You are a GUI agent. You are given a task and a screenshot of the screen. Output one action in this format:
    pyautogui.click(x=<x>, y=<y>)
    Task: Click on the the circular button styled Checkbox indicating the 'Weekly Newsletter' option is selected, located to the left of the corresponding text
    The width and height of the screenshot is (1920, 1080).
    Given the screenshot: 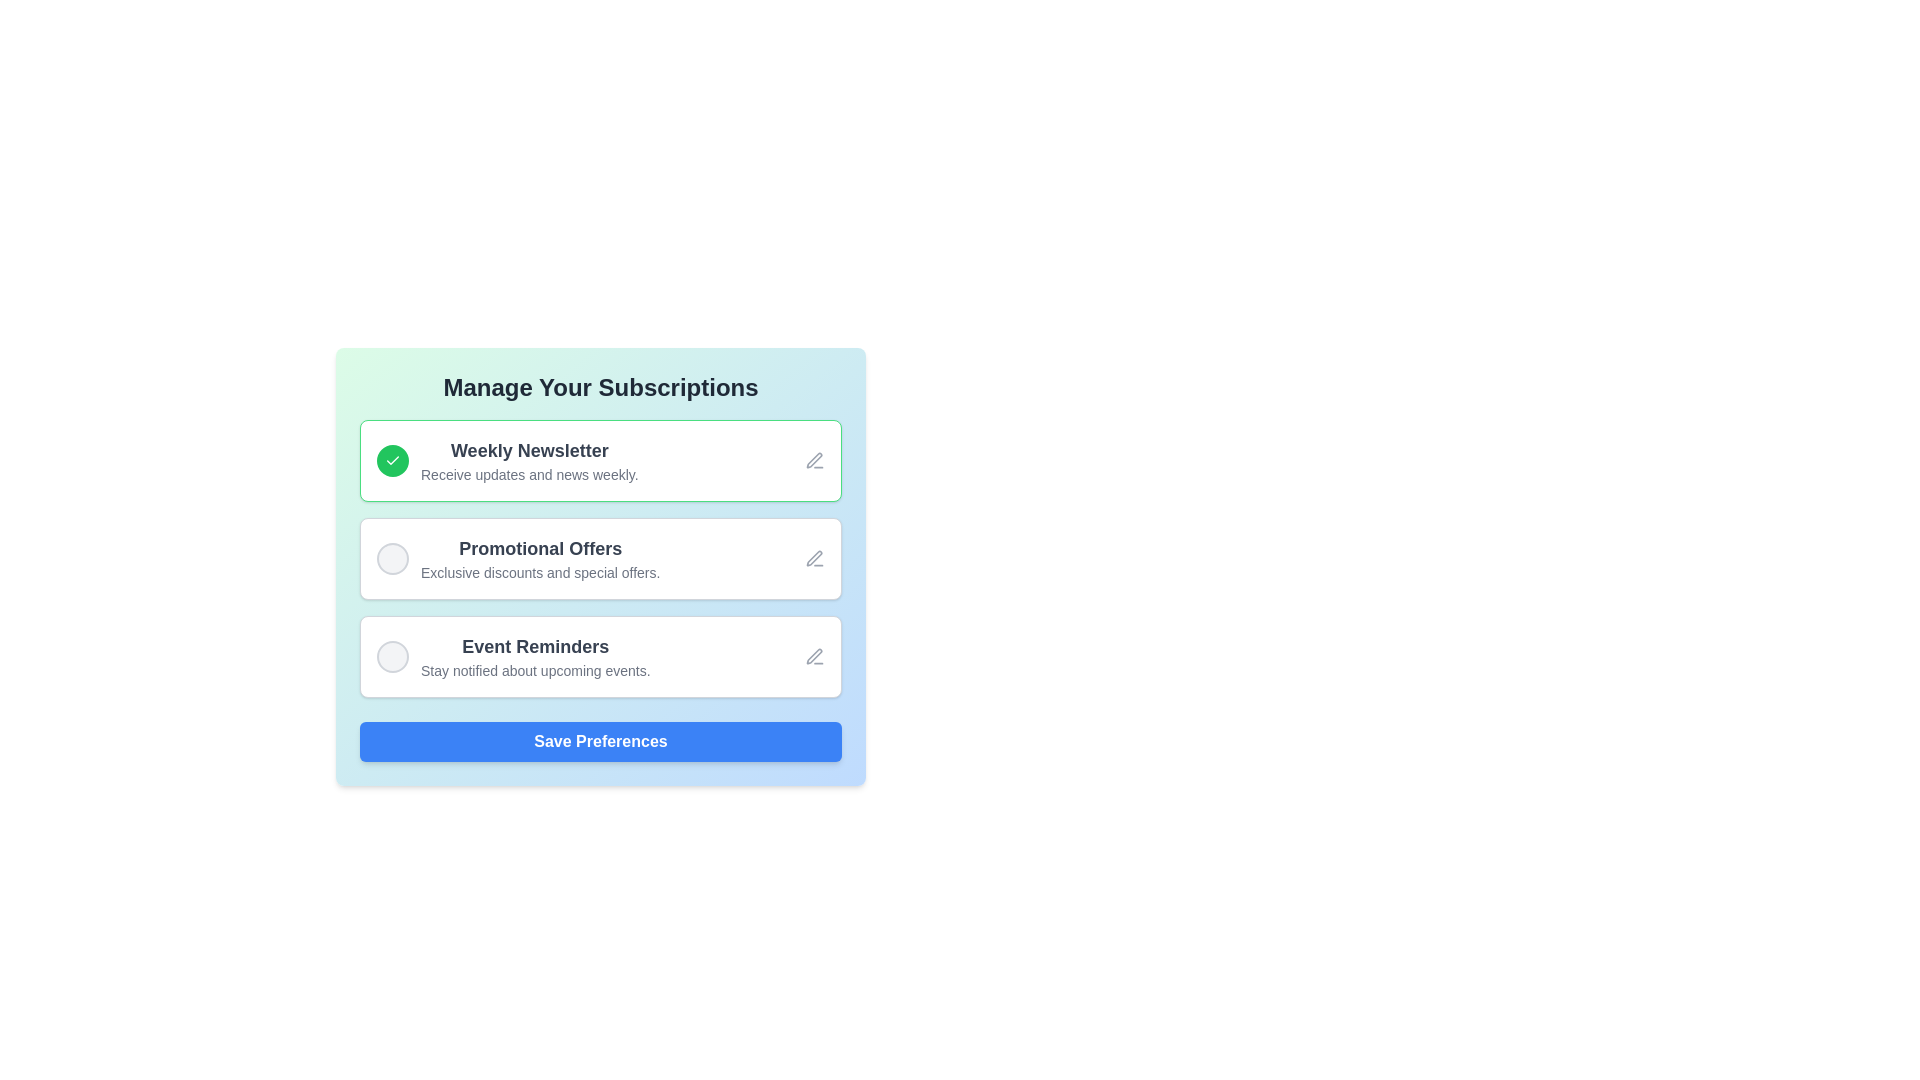 What is the action you would take?
    pyautogui.click(x=393, y=461)
    